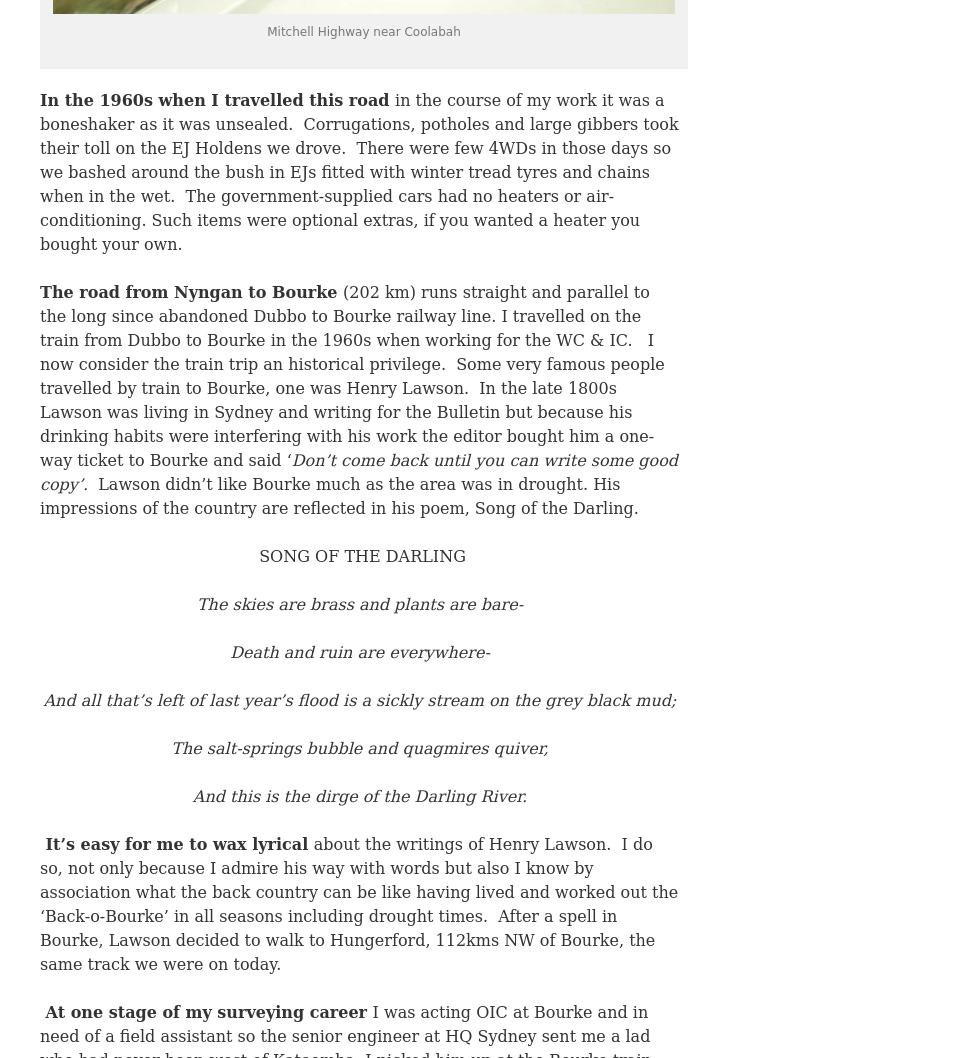 The width and height of the screenshot is (980, 1058). Describe the element at coordinates (338, 495) in the screenshot. I see `'Lawson didn’t like Bourke much as the area was in drought. His impressions of the country are reflected in his poem, Song of the Darling.'` at that location.